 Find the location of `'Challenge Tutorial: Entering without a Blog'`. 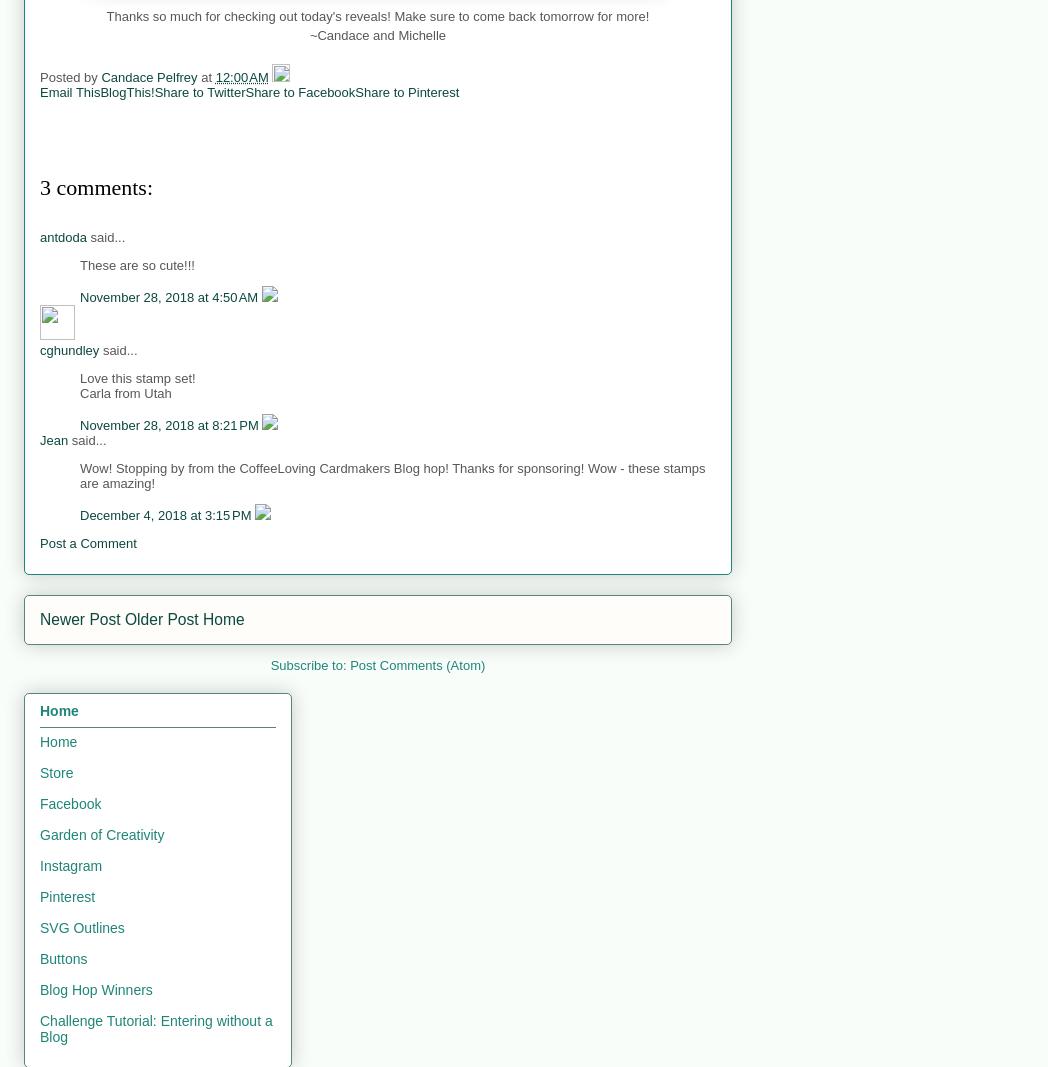

'Challenge Tutorial: Entering without a Blog' is located at coordinates (156, 1027).